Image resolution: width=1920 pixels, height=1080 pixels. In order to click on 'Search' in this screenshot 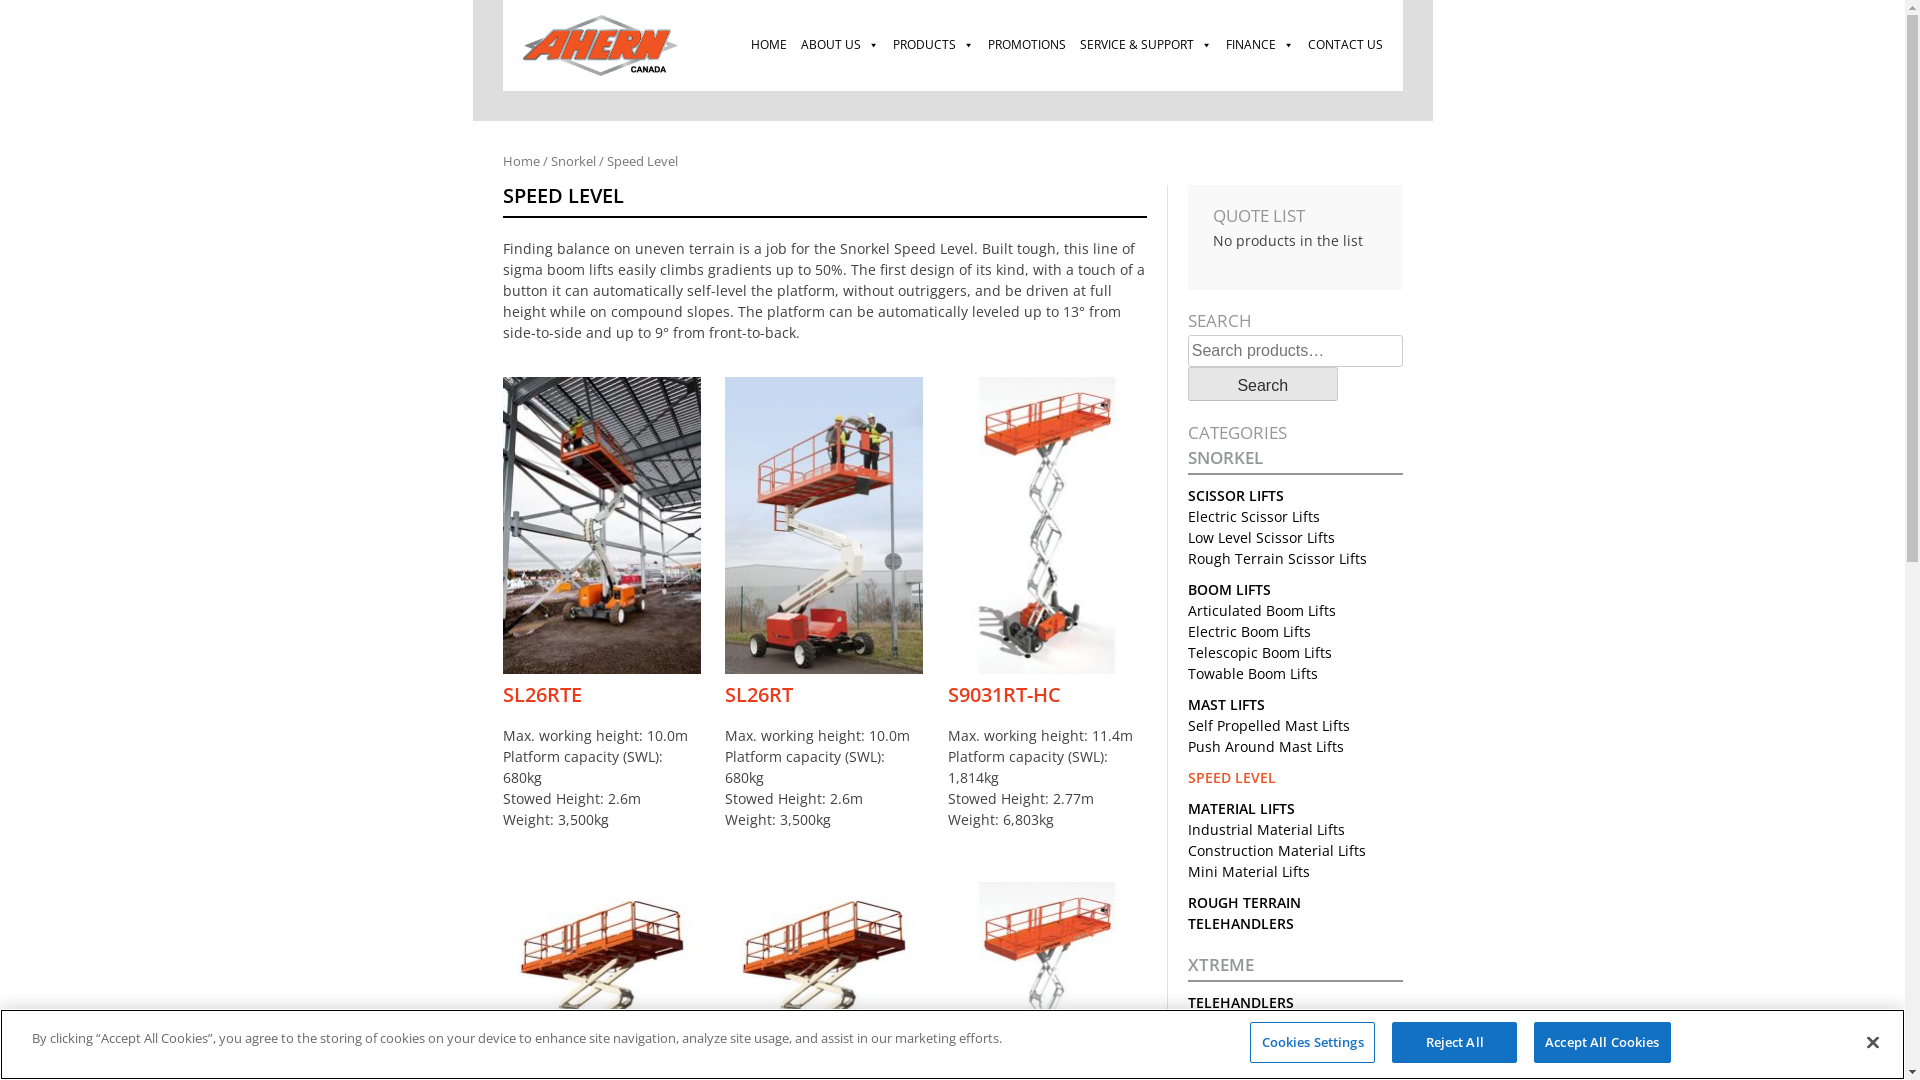, I will do `click(1261, 384)`.